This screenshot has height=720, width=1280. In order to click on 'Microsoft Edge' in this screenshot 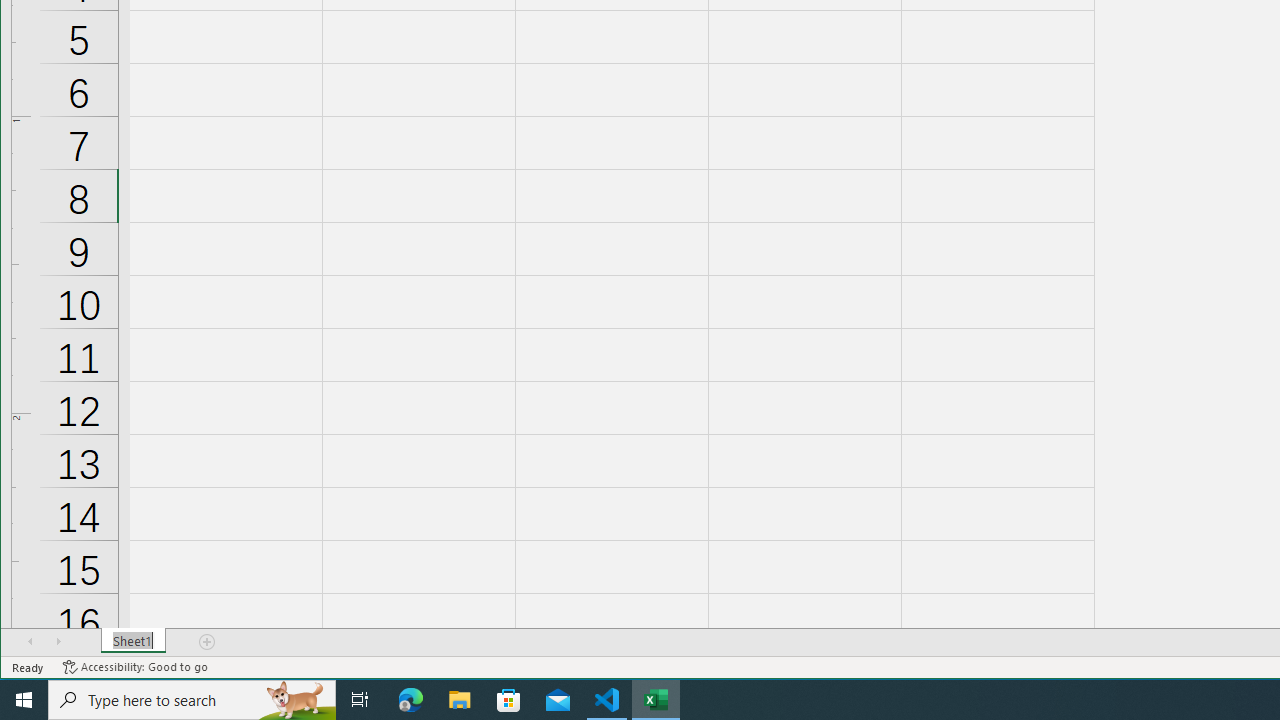, I will do `click(410, 698)`.